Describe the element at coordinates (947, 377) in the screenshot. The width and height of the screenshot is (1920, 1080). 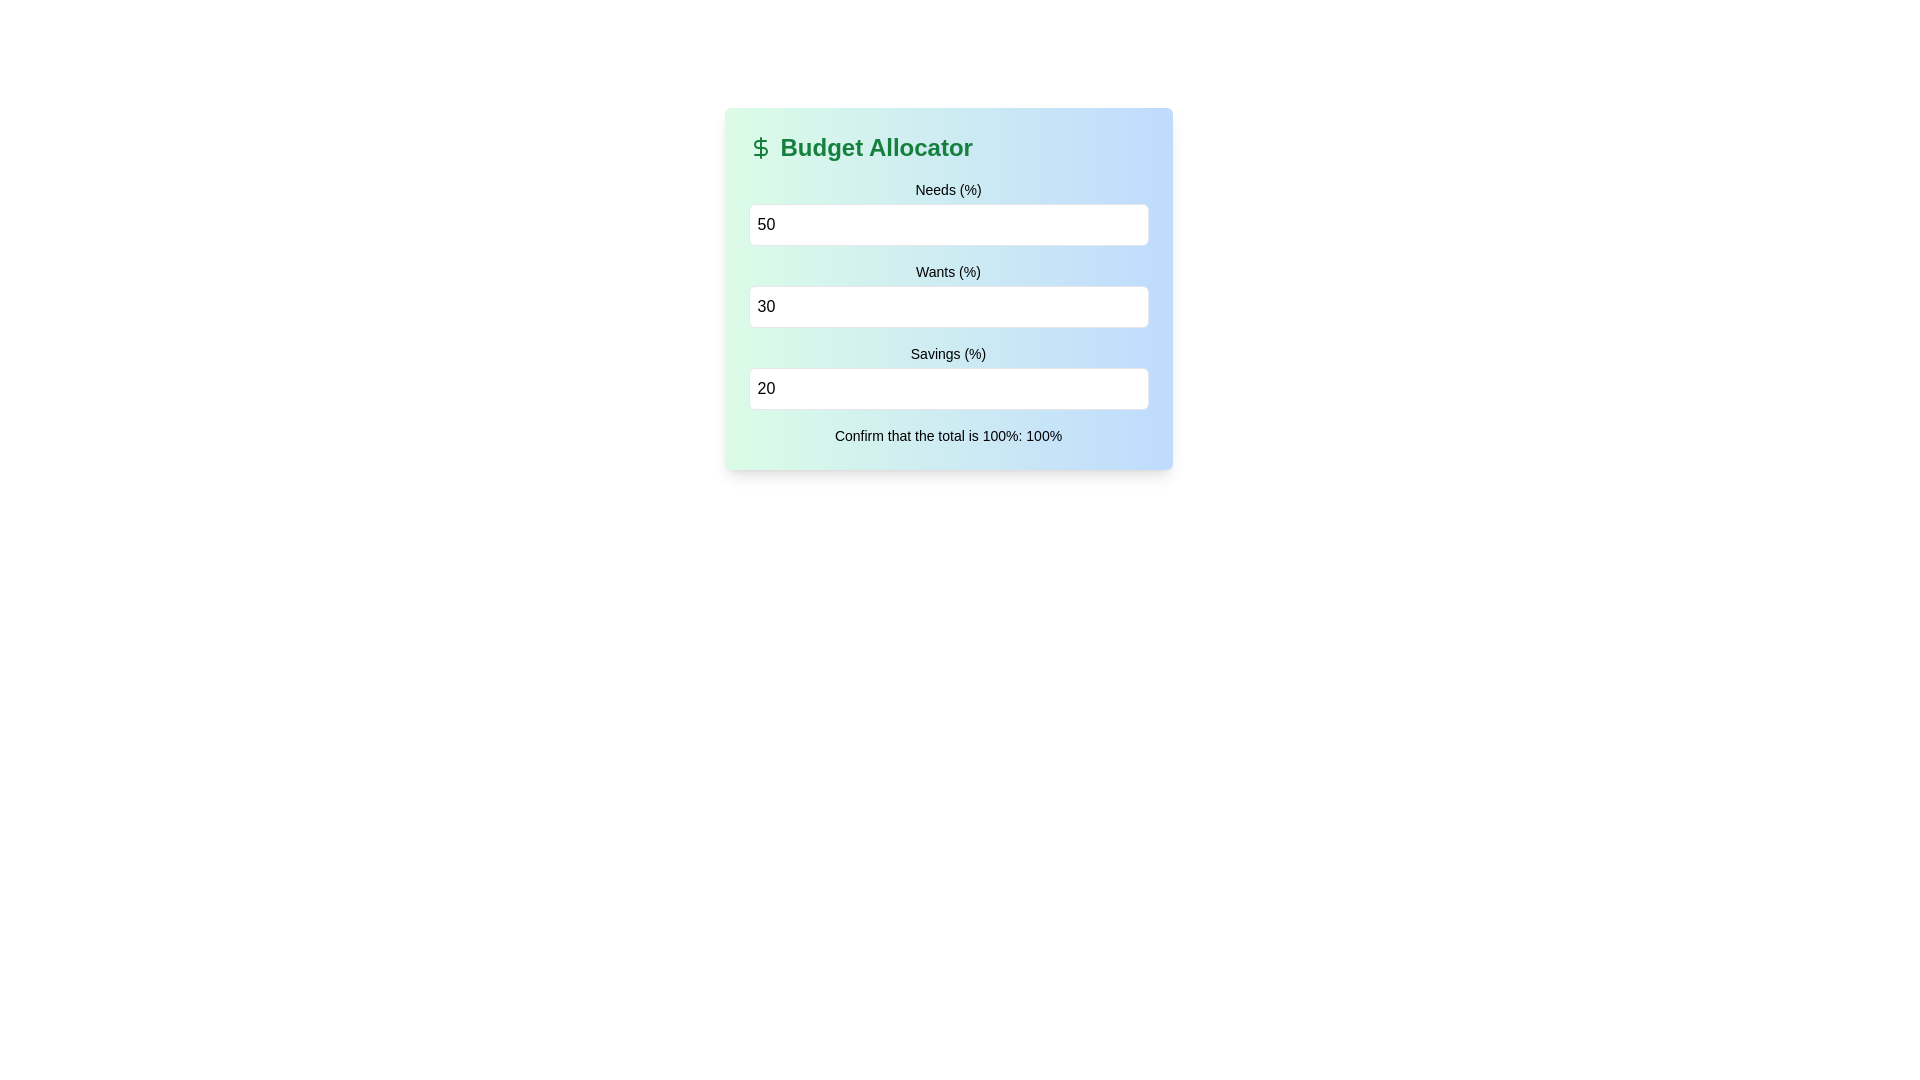
I see `the Numeric Input Field labeled 'Savings (%)' by tabbing to it` at that location.